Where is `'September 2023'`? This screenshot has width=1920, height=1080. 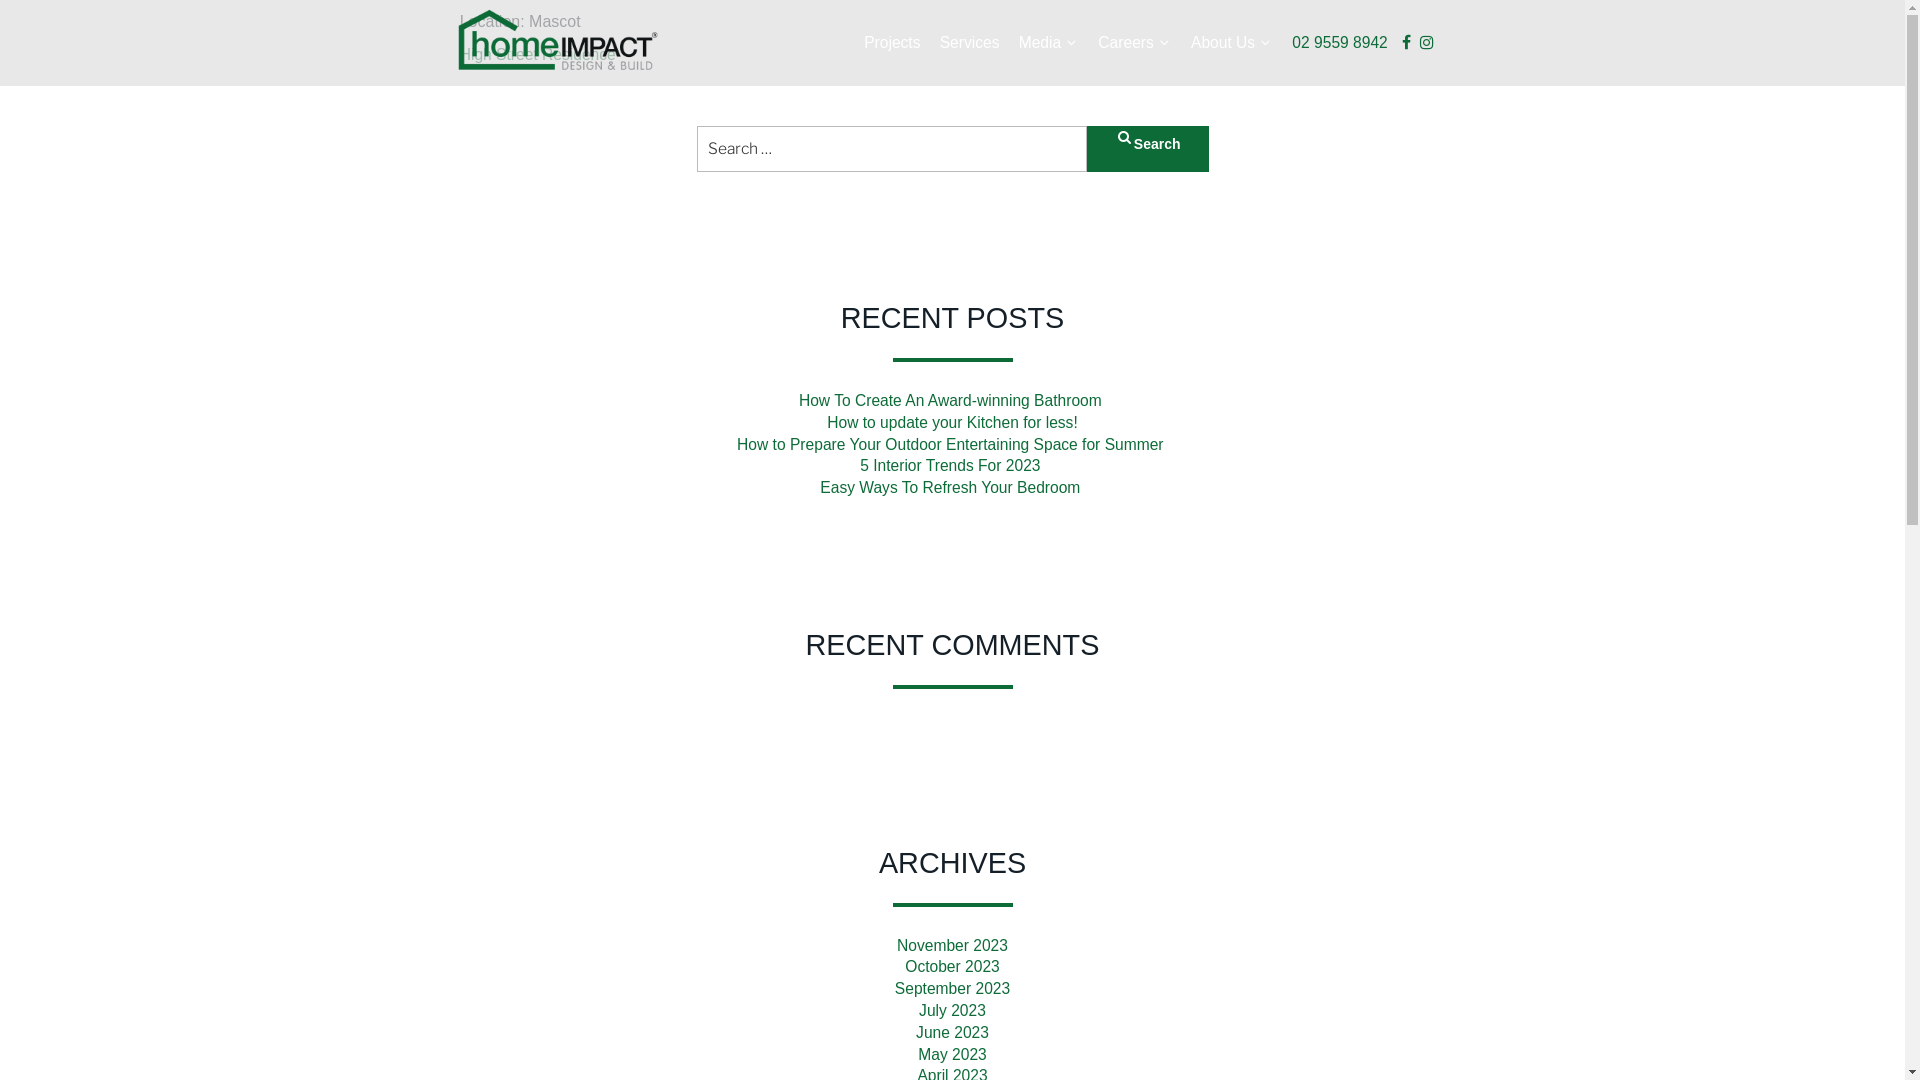 'September 2023' is located at coordinates (893, 987).